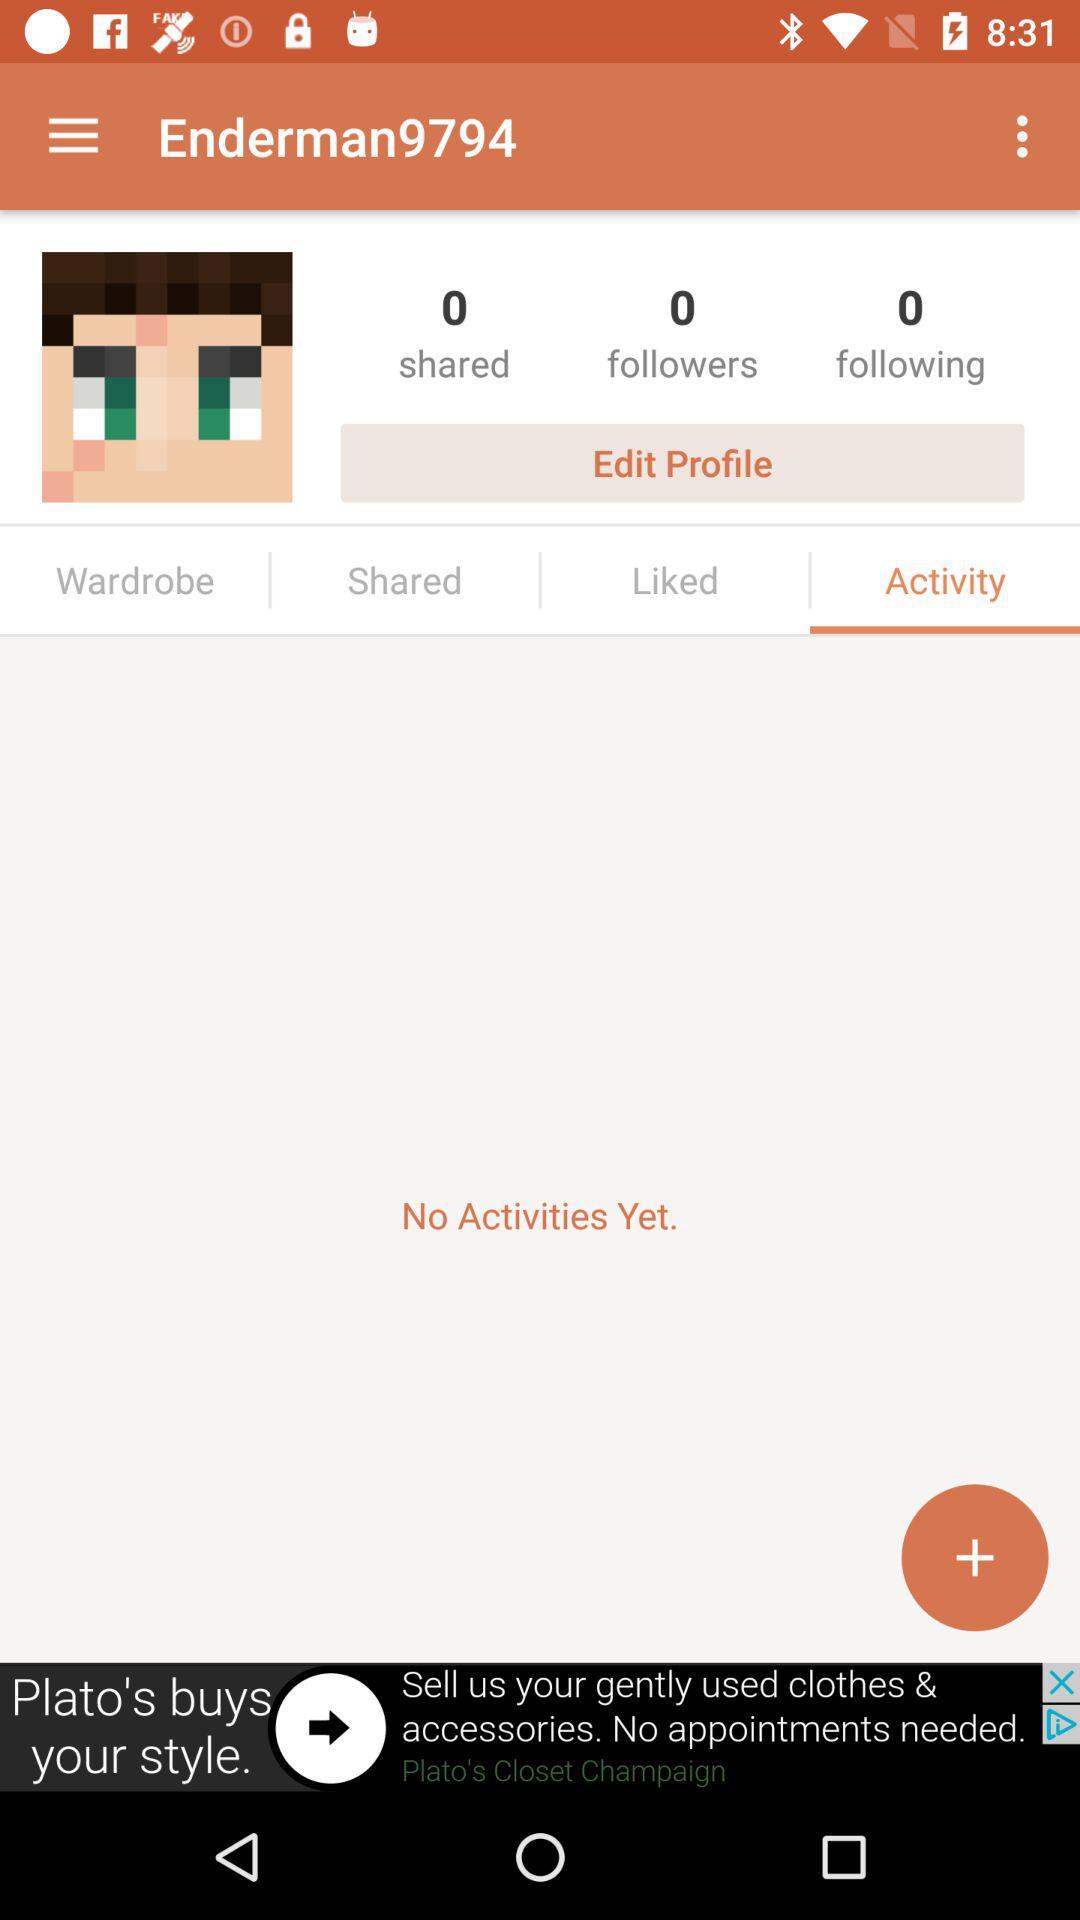 The width and height of the screenshot is (1080, 1920). I want to click on add option, so click(974, 1556).